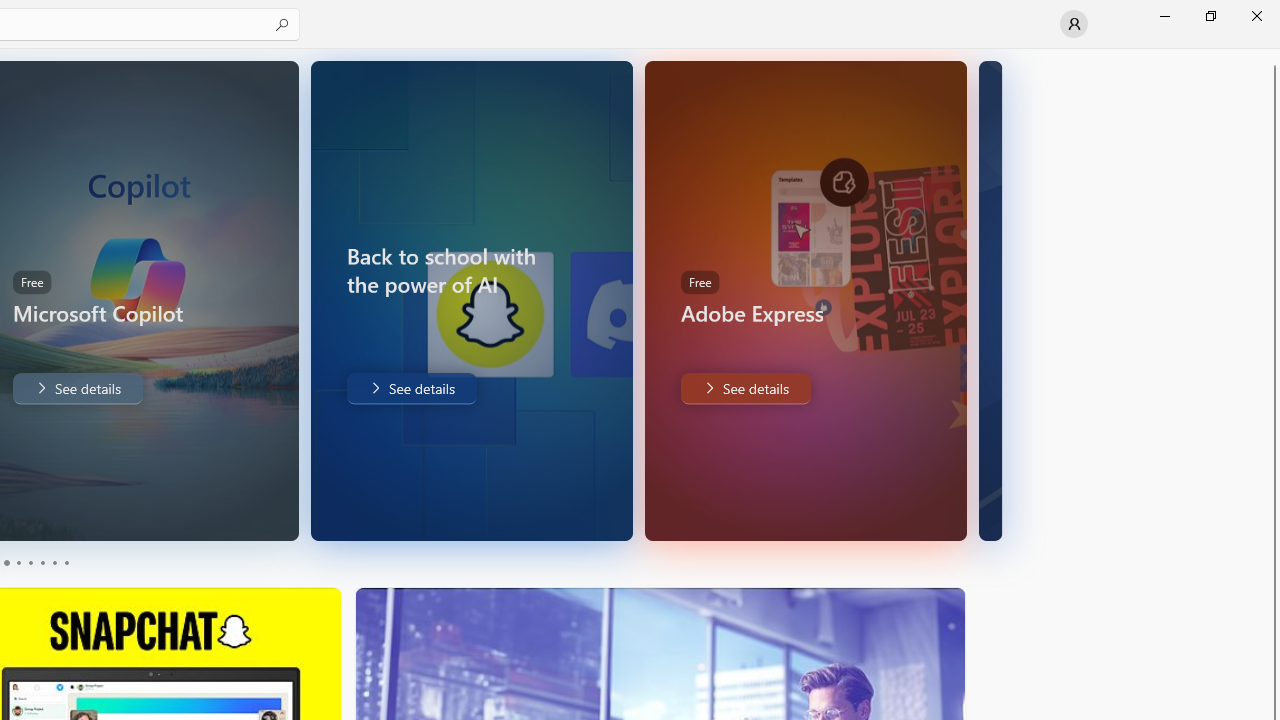  What do you see at coordinates (1271, 54) in the screenshot?
I see `'Vertical Small Decrease'` at bounding box center [1271, 54].